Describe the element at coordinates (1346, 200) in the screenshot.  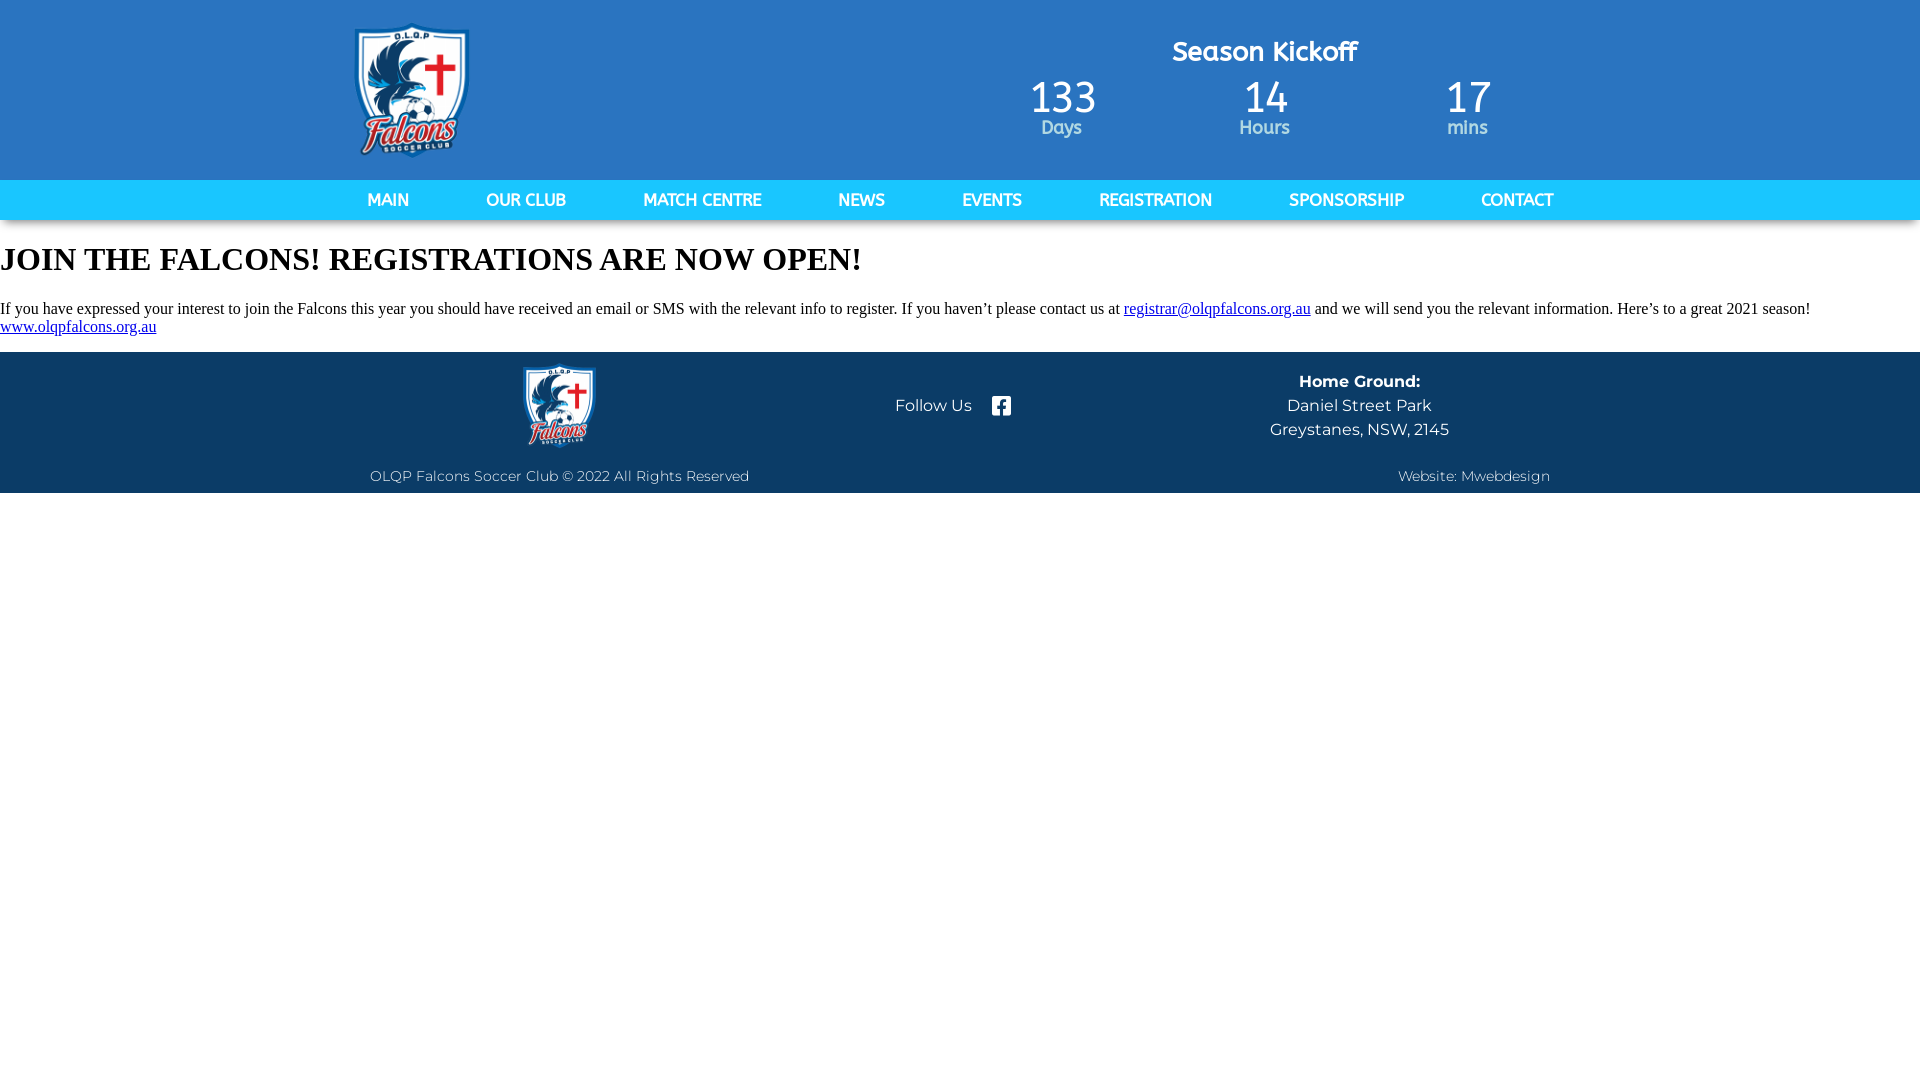
I see `'SPONSORSHIP'` at that location.